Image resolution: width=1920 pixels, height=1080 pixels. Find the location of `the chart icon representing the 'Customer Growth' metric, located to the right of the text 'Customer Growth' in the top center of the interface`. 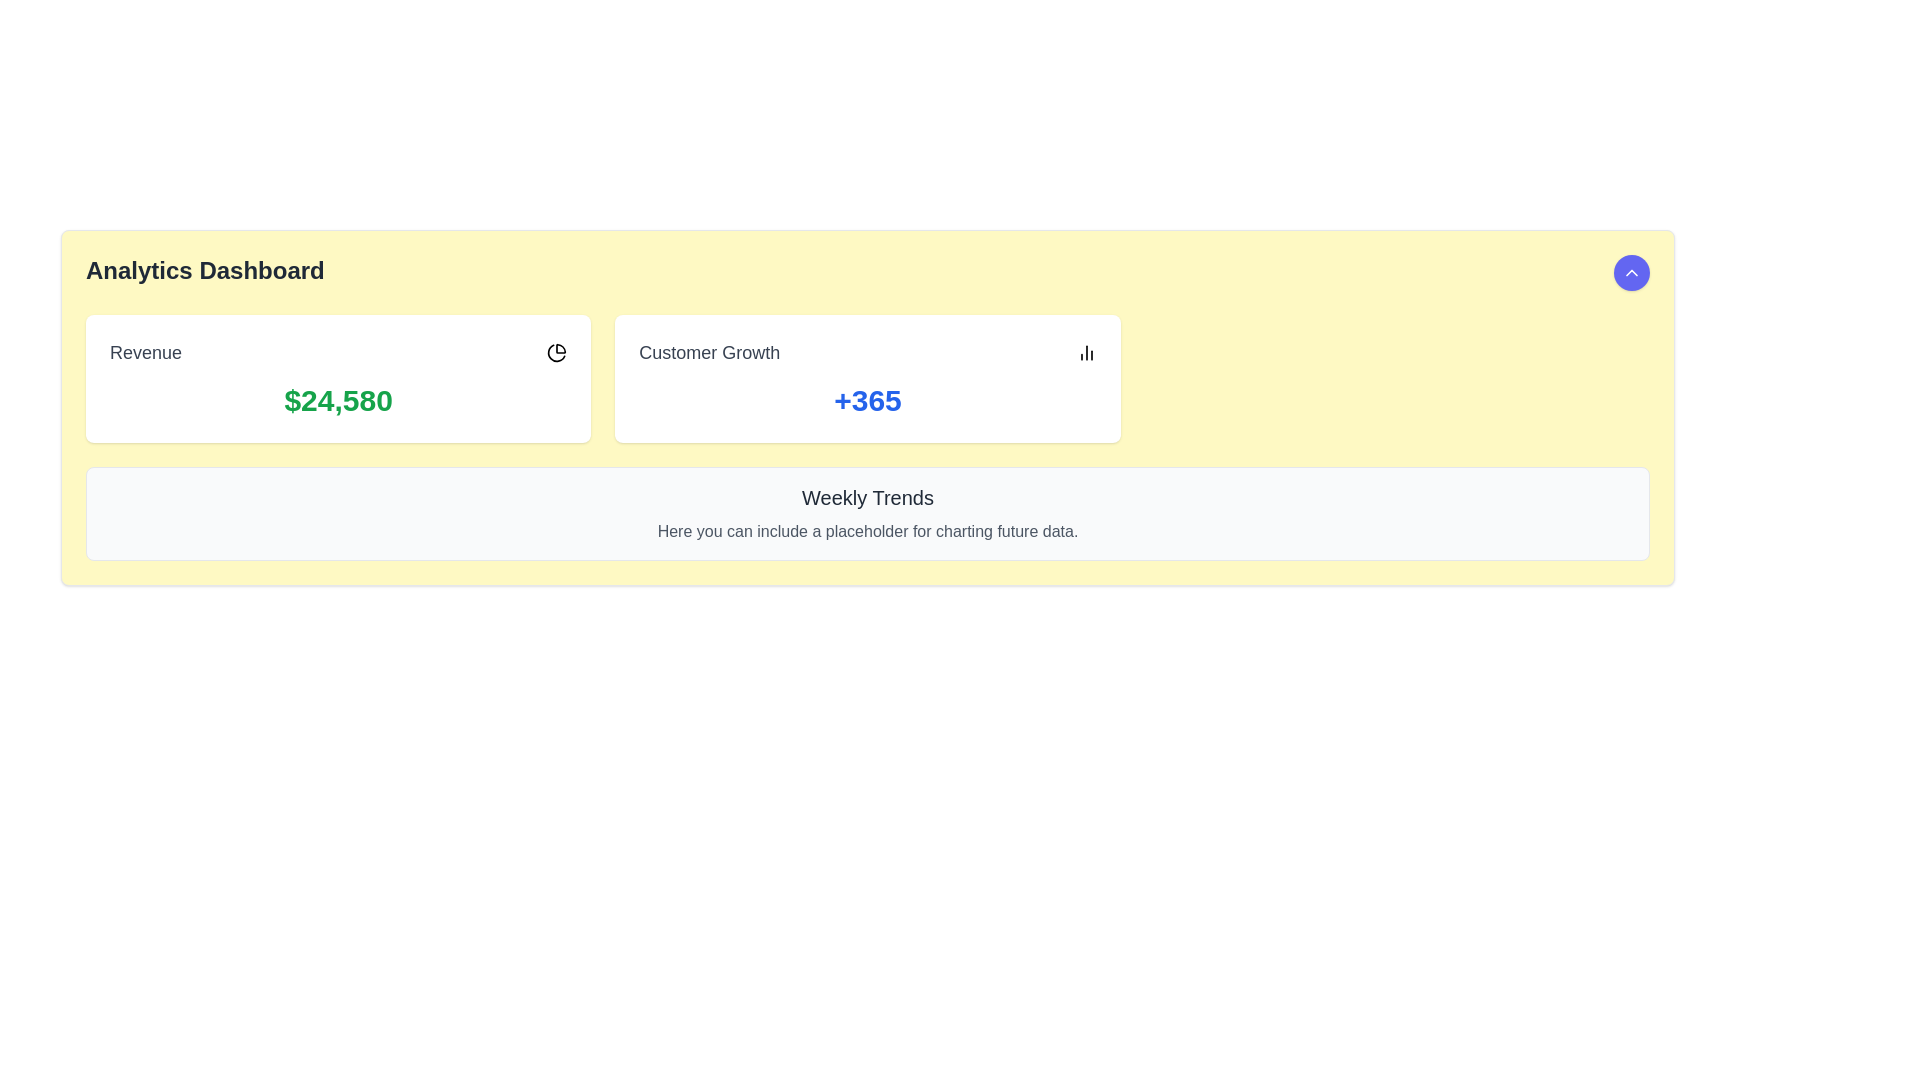

the chart icon representing the 'Customer Growth' metric, located to the right of the text 'Customer Growth' in the top center of the interface is located at coordinates (1085, 352).